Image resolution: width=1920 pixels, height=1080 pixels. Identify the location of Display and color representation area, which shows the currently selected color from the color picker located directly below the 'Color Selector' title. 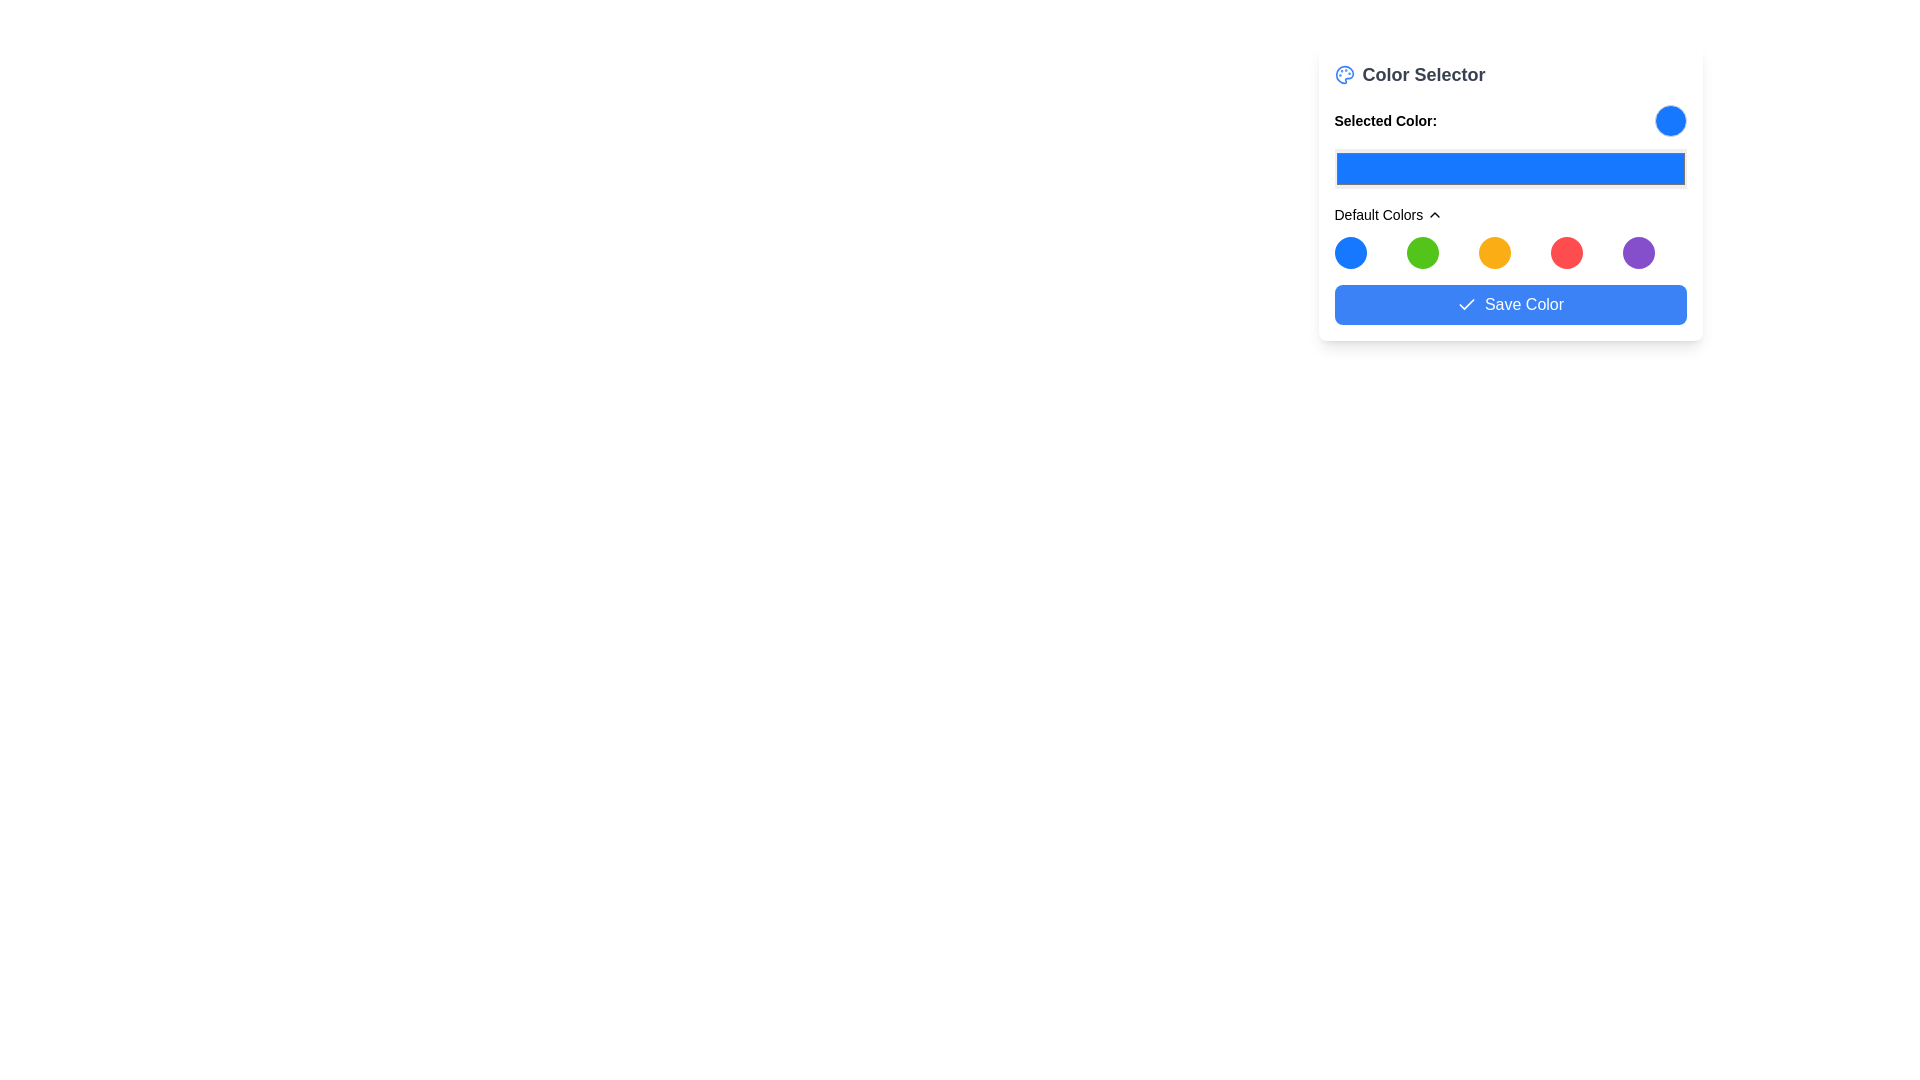
(1510, 120).